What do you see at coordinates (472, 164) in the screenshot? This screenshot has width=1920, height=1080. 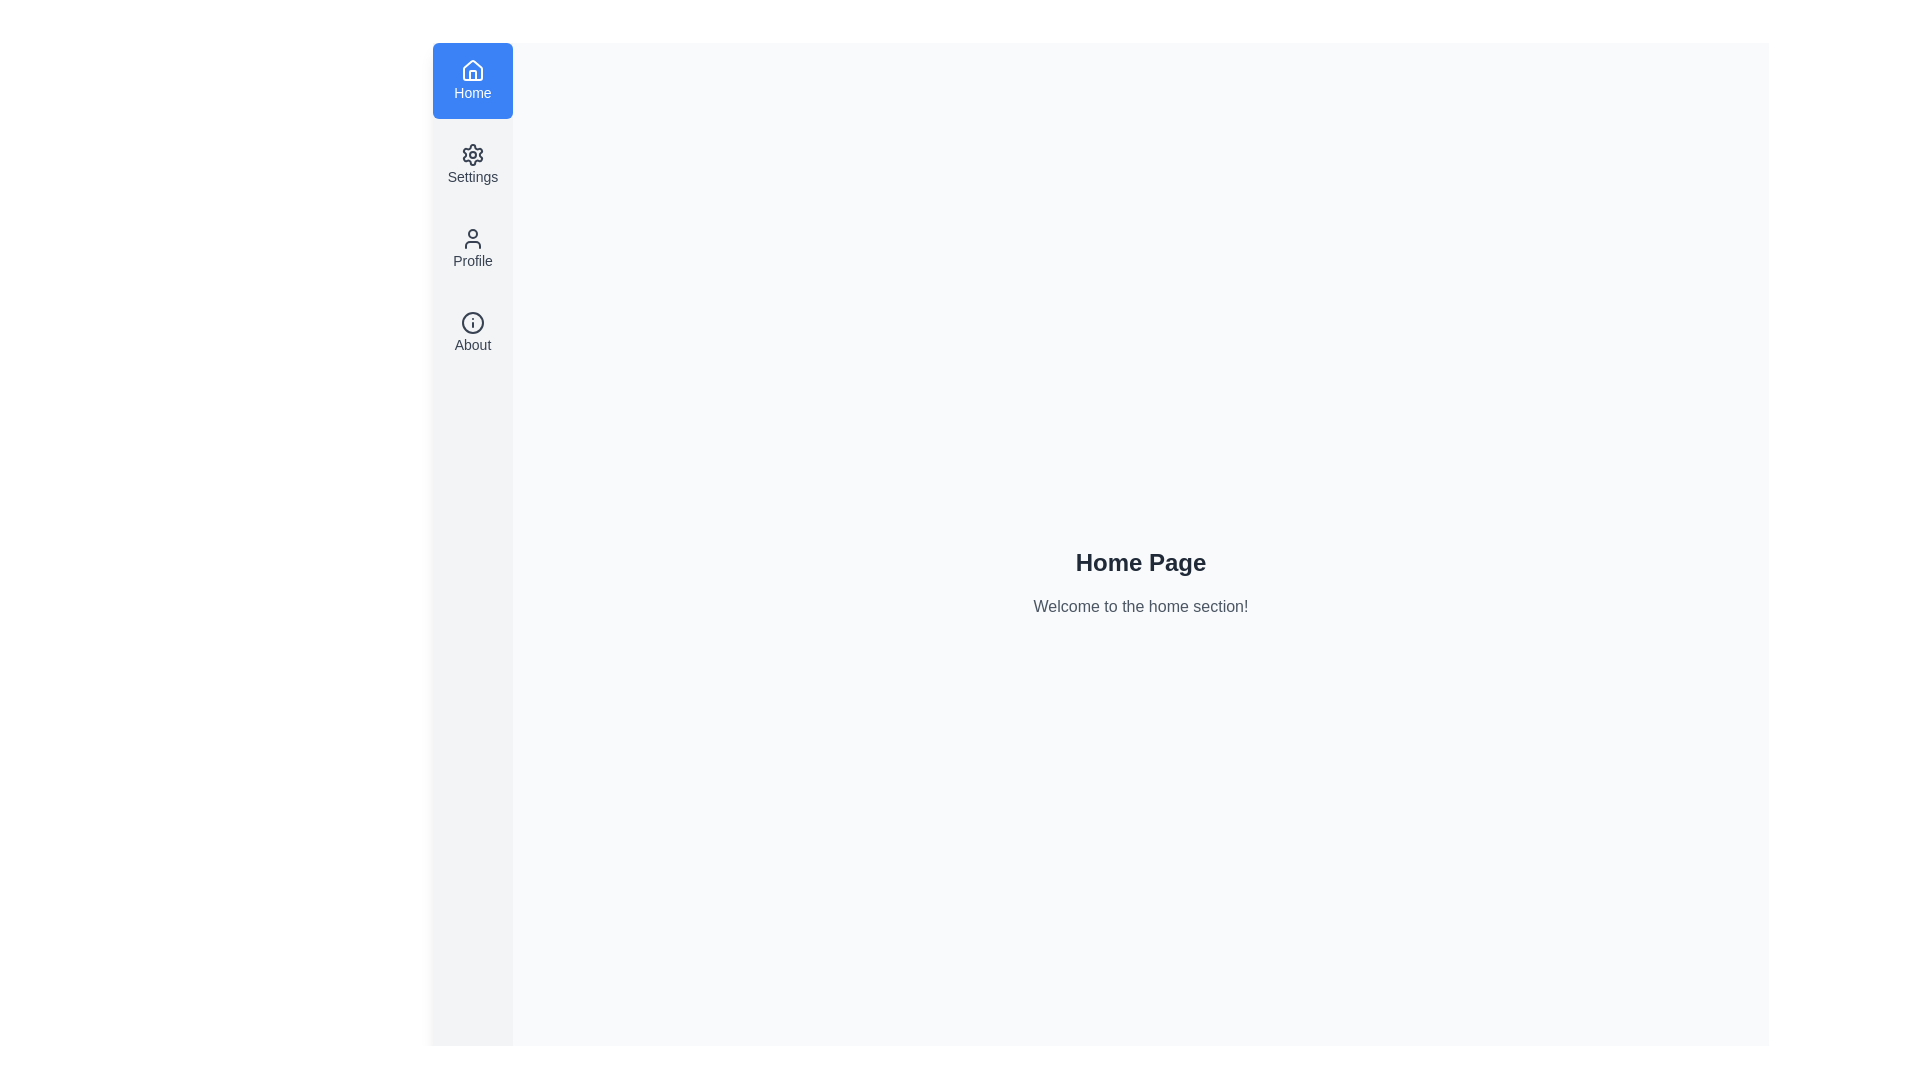 I see `the menu option Settings to preview its content` at bounding box center [472, 164].